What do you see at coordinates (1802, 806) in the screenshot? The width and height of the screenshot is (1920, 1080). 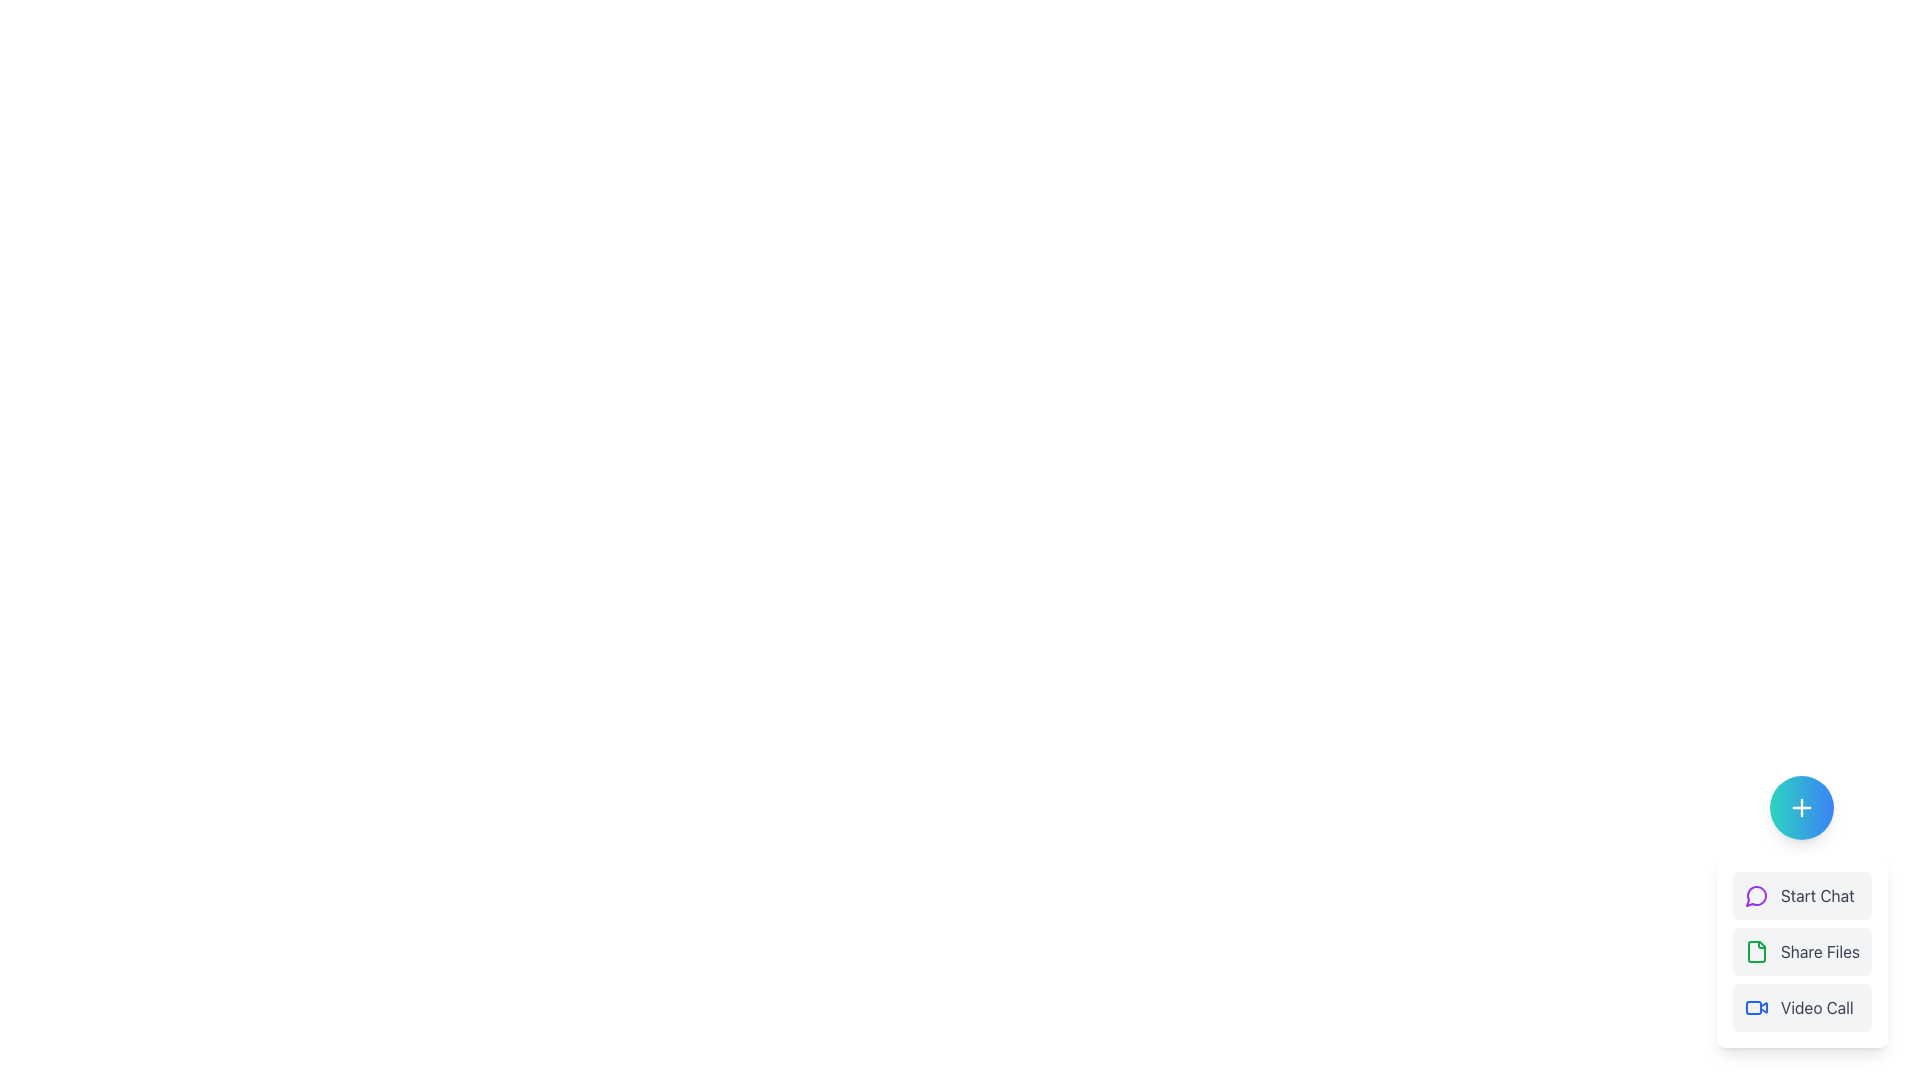 I see `the Circular Icon Button located in the bottom-right corner` at bounding box center [1802, 806].